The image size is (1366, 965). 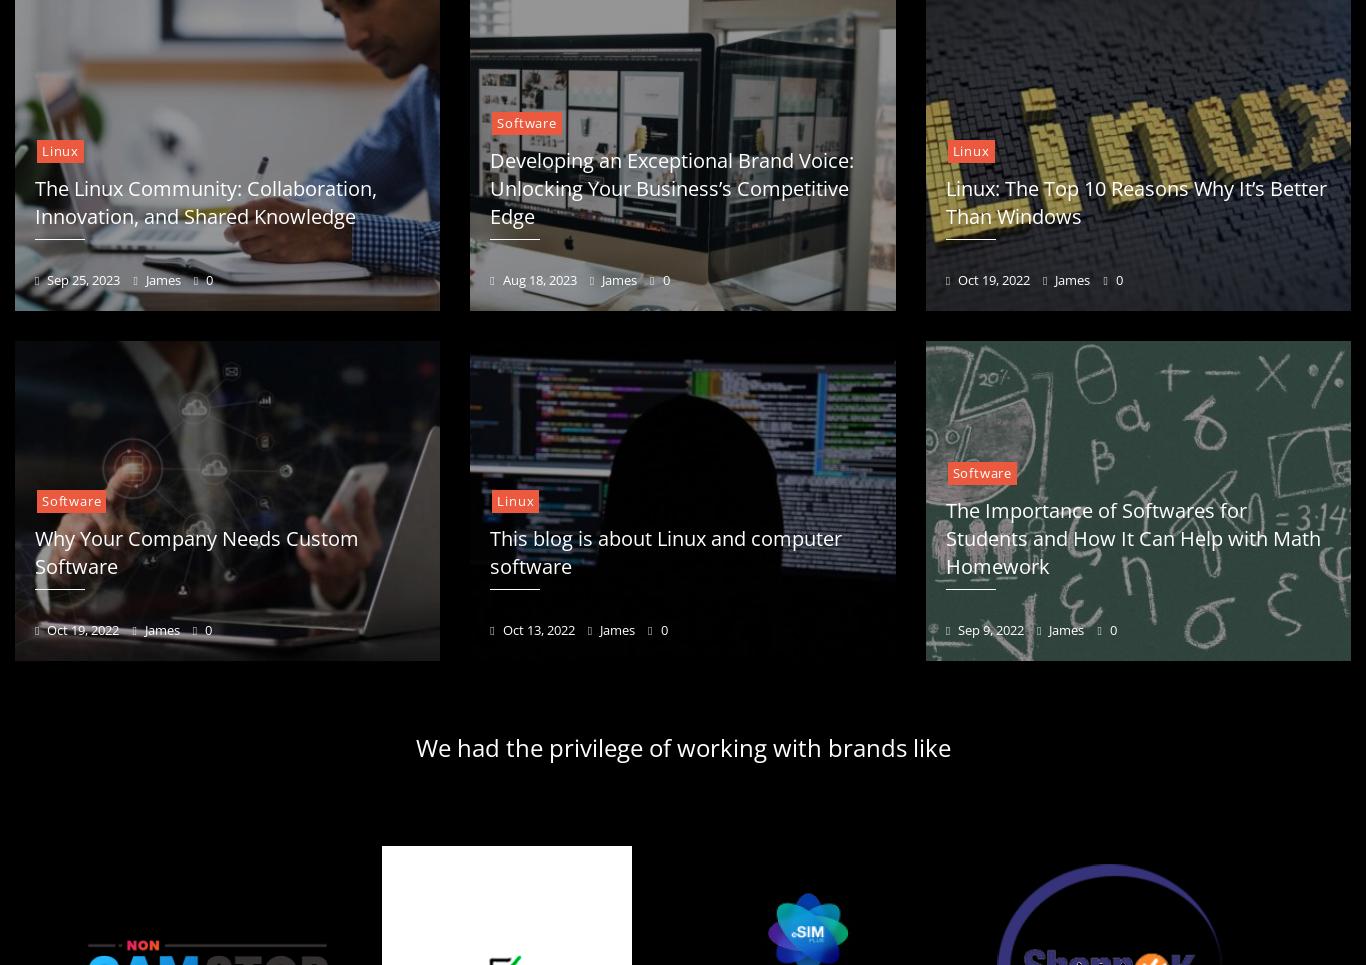 I want to click on 'The Linux Community: Collaboration, Innovation, and Shared Knowledge', so click(x=204, y=201).